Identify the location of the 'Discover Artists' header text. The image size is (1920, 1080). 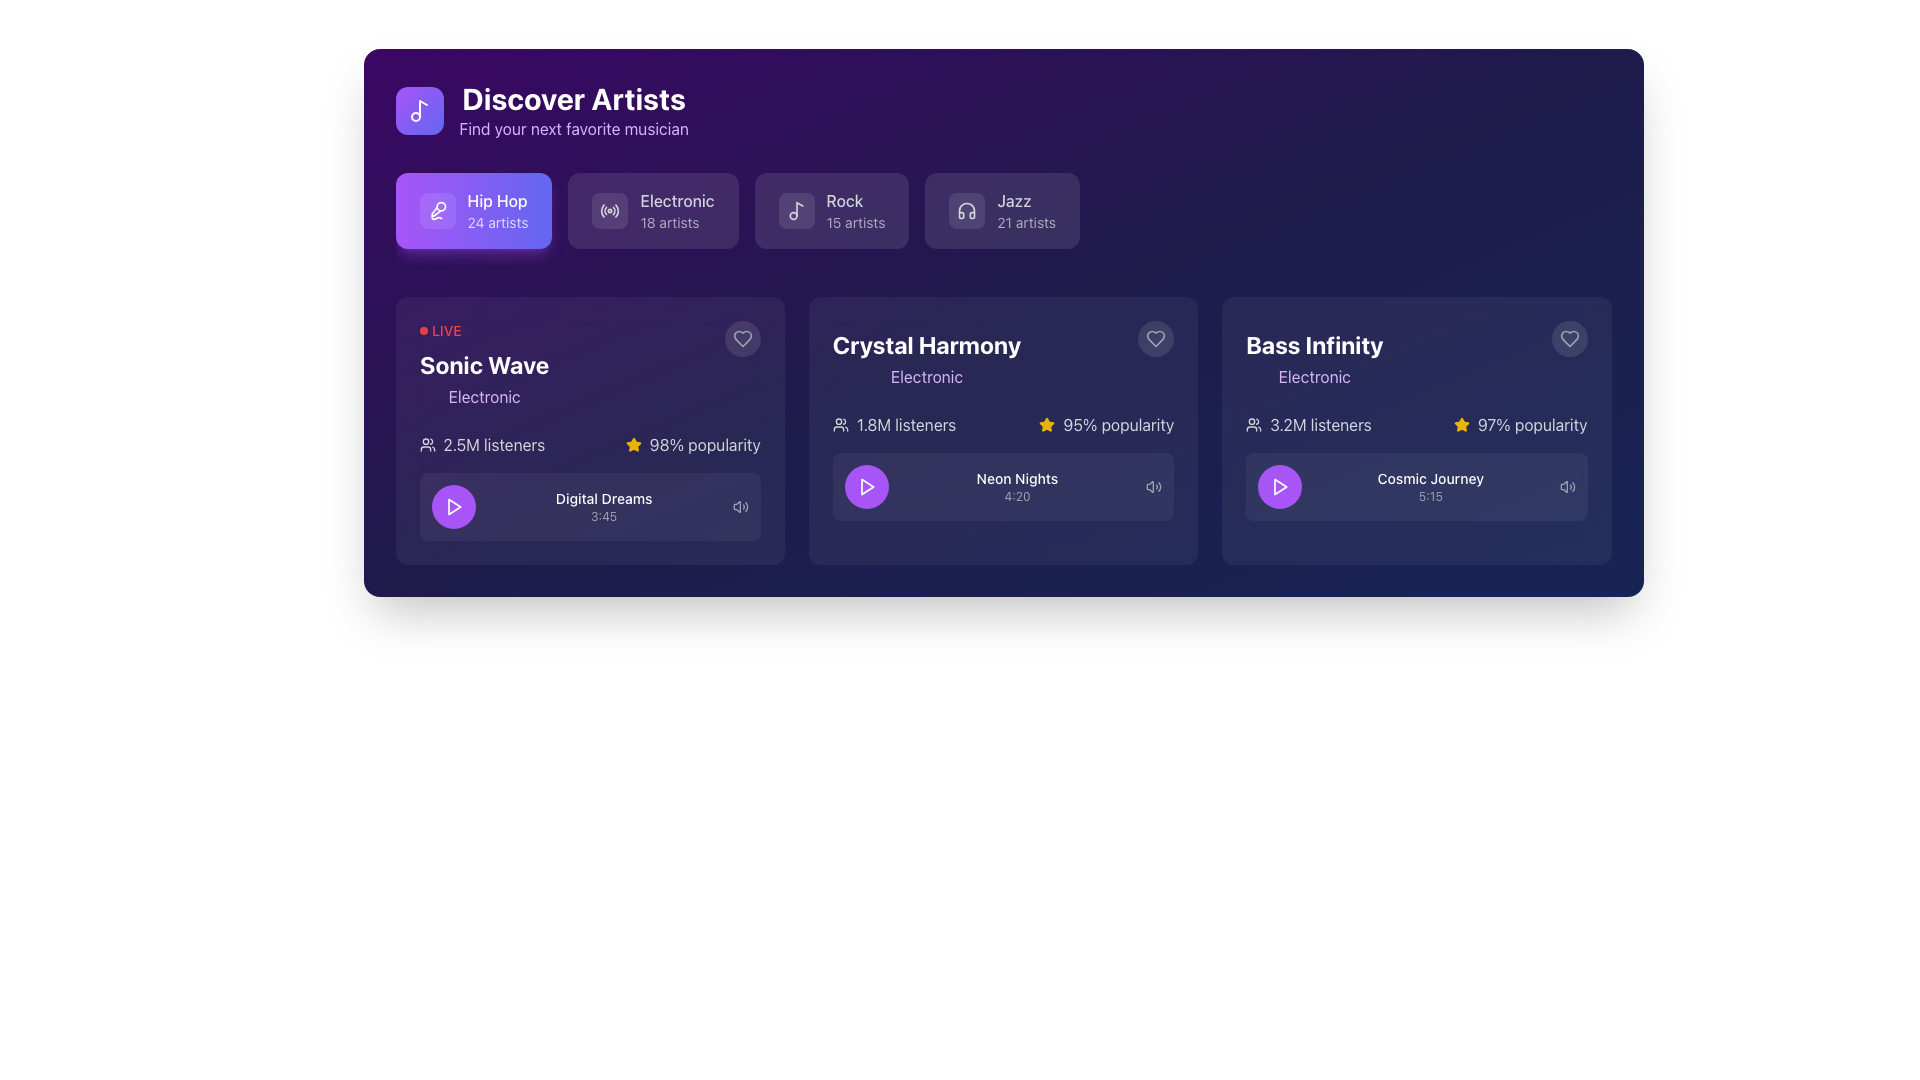
(542, 111).